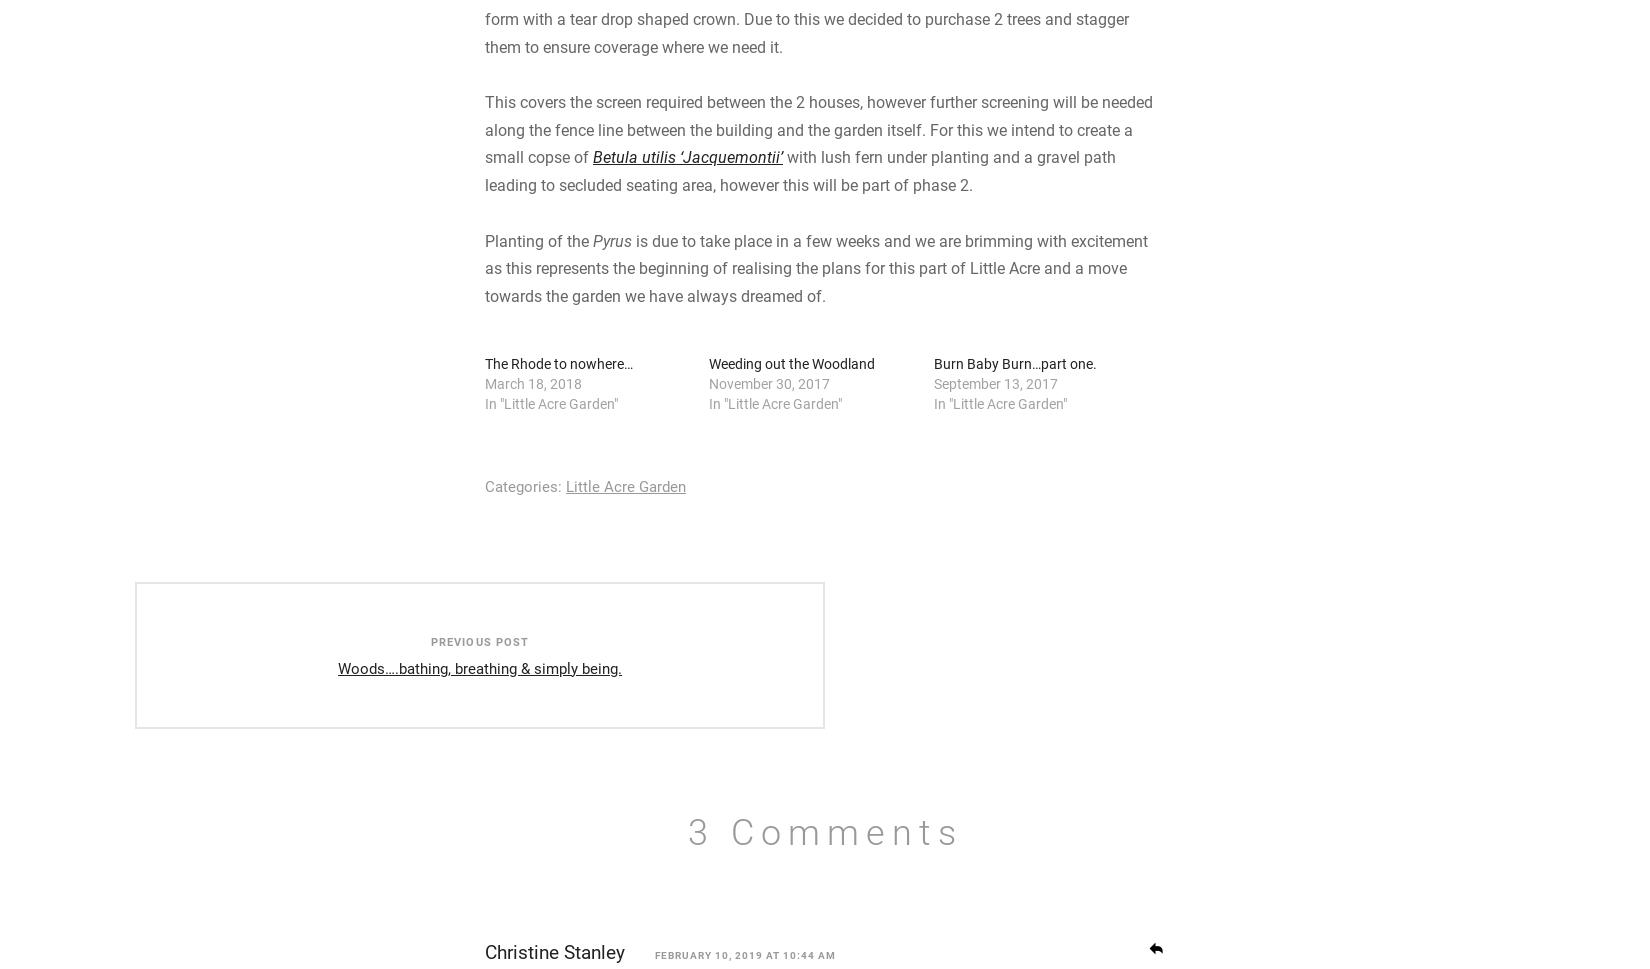  What do you see at coordinates (818, 293) in the screenshot?
I see `'This covers the screen required between the 2 houses, however further screening will be needed along the fence line between the building and the garden itself. For this we intend to create a small copse of'` at bounding box center [818, 293].